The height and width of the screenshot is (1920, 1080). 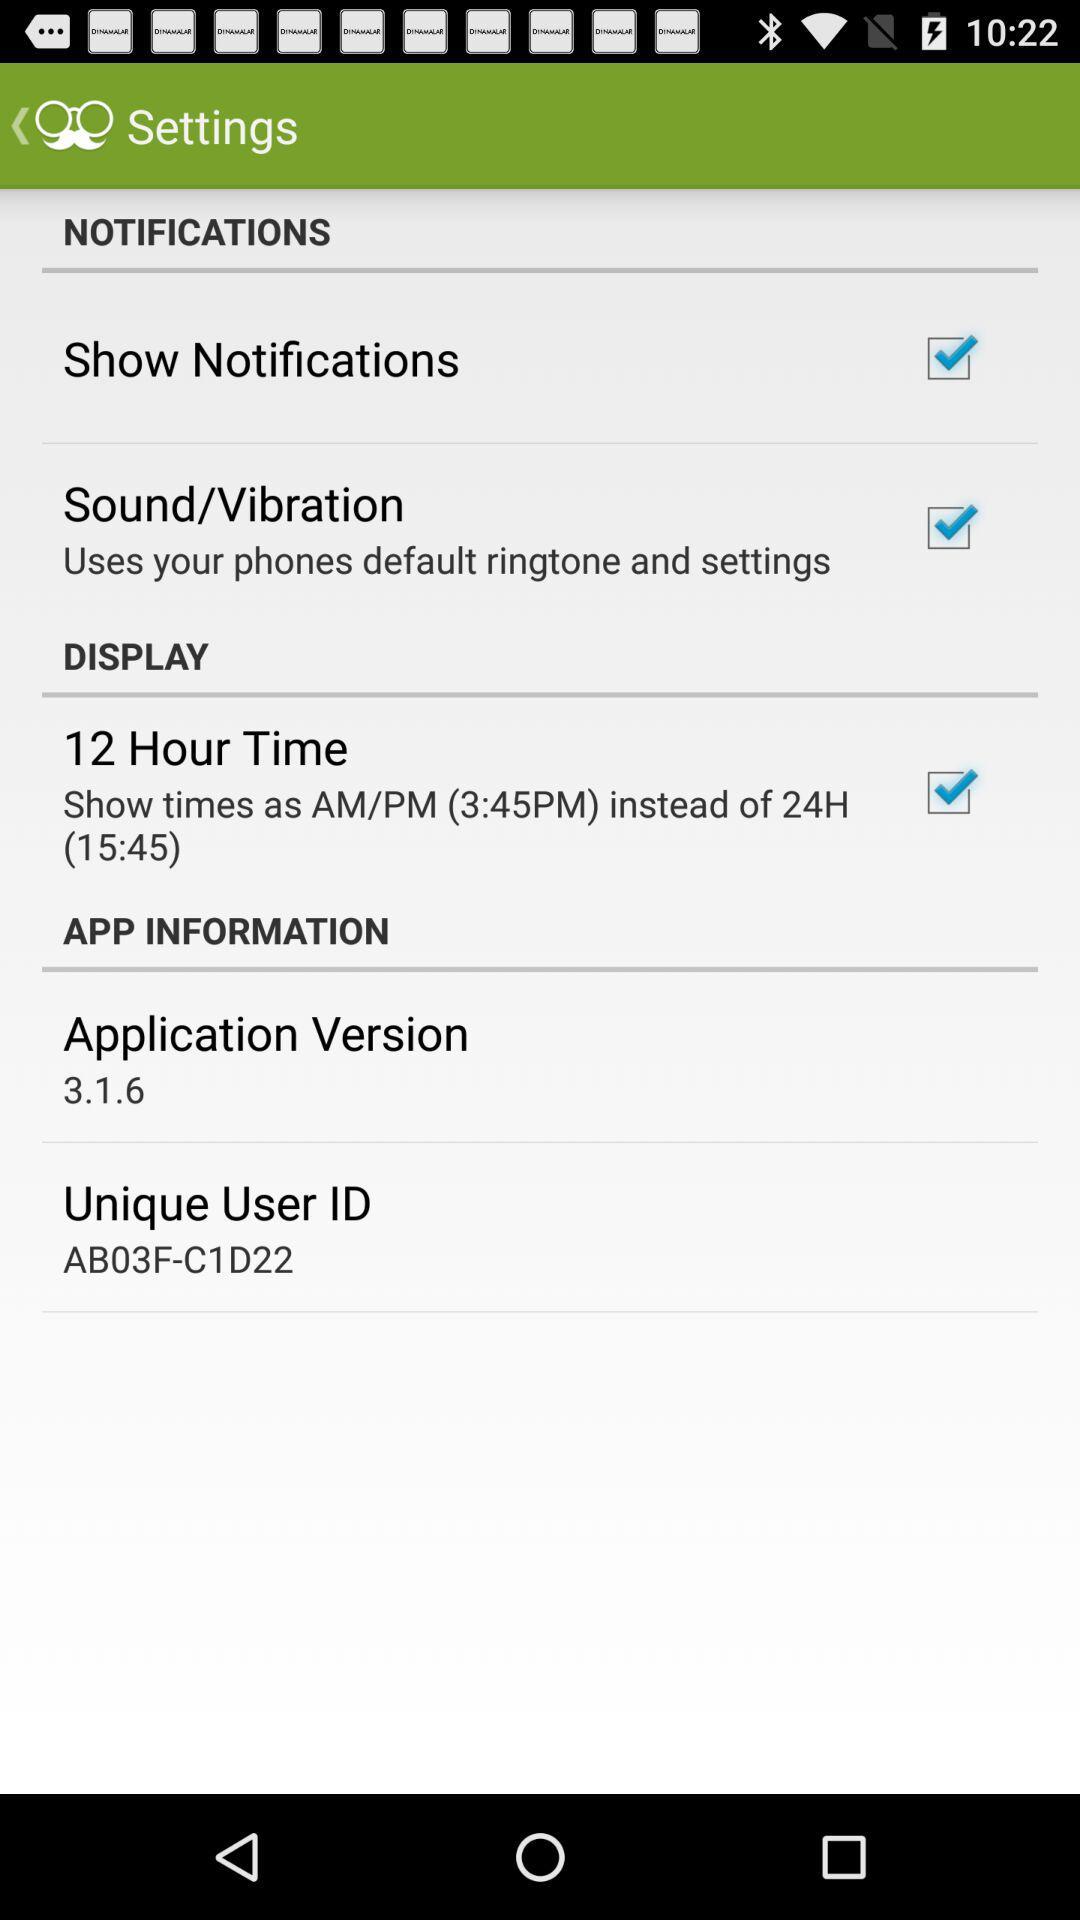 I want to click on item above app information item, so click(x=463, y=824).